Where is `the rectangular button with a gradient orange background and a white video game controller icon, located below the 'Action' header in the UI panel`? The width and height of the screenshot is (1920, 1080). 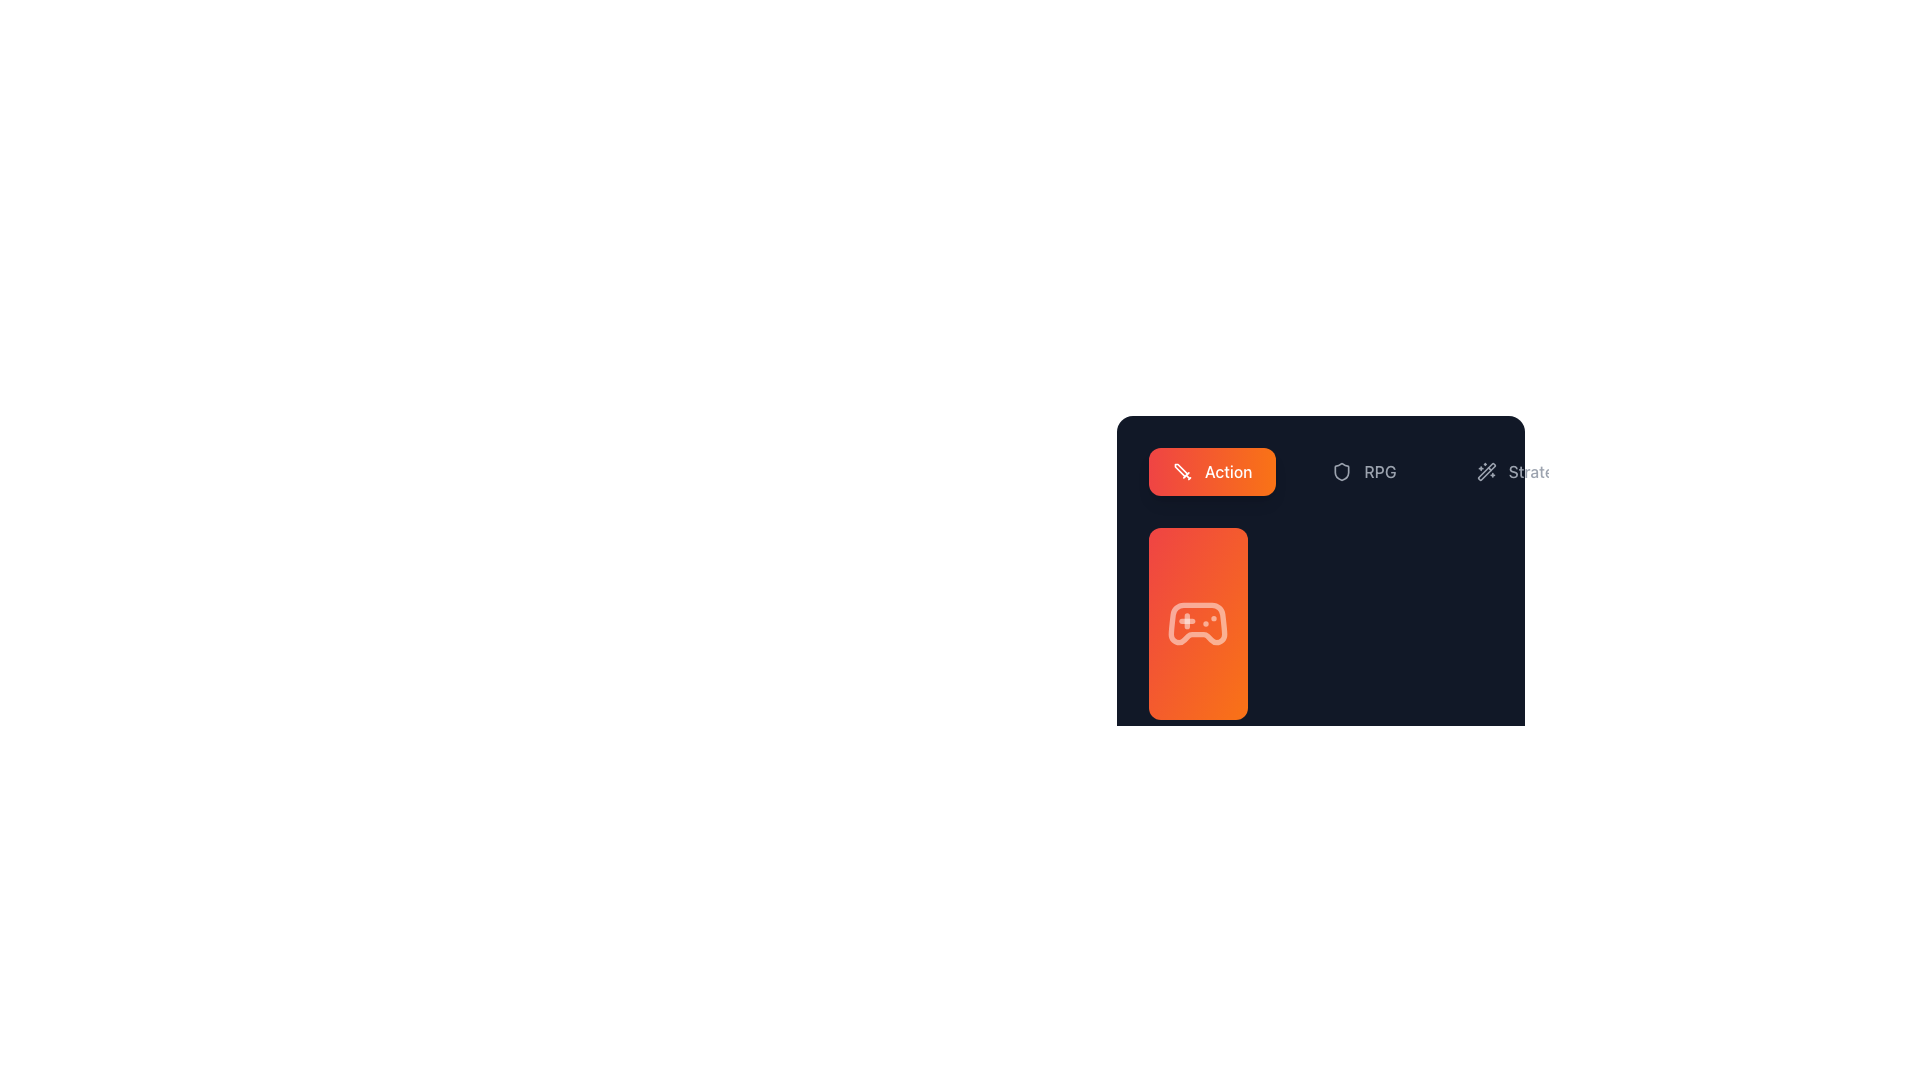 the rectangular button with a gradient orange background and a white video game controller icon, located below the 'Action' header in the UI panel is located at coordinates (1198, 712).